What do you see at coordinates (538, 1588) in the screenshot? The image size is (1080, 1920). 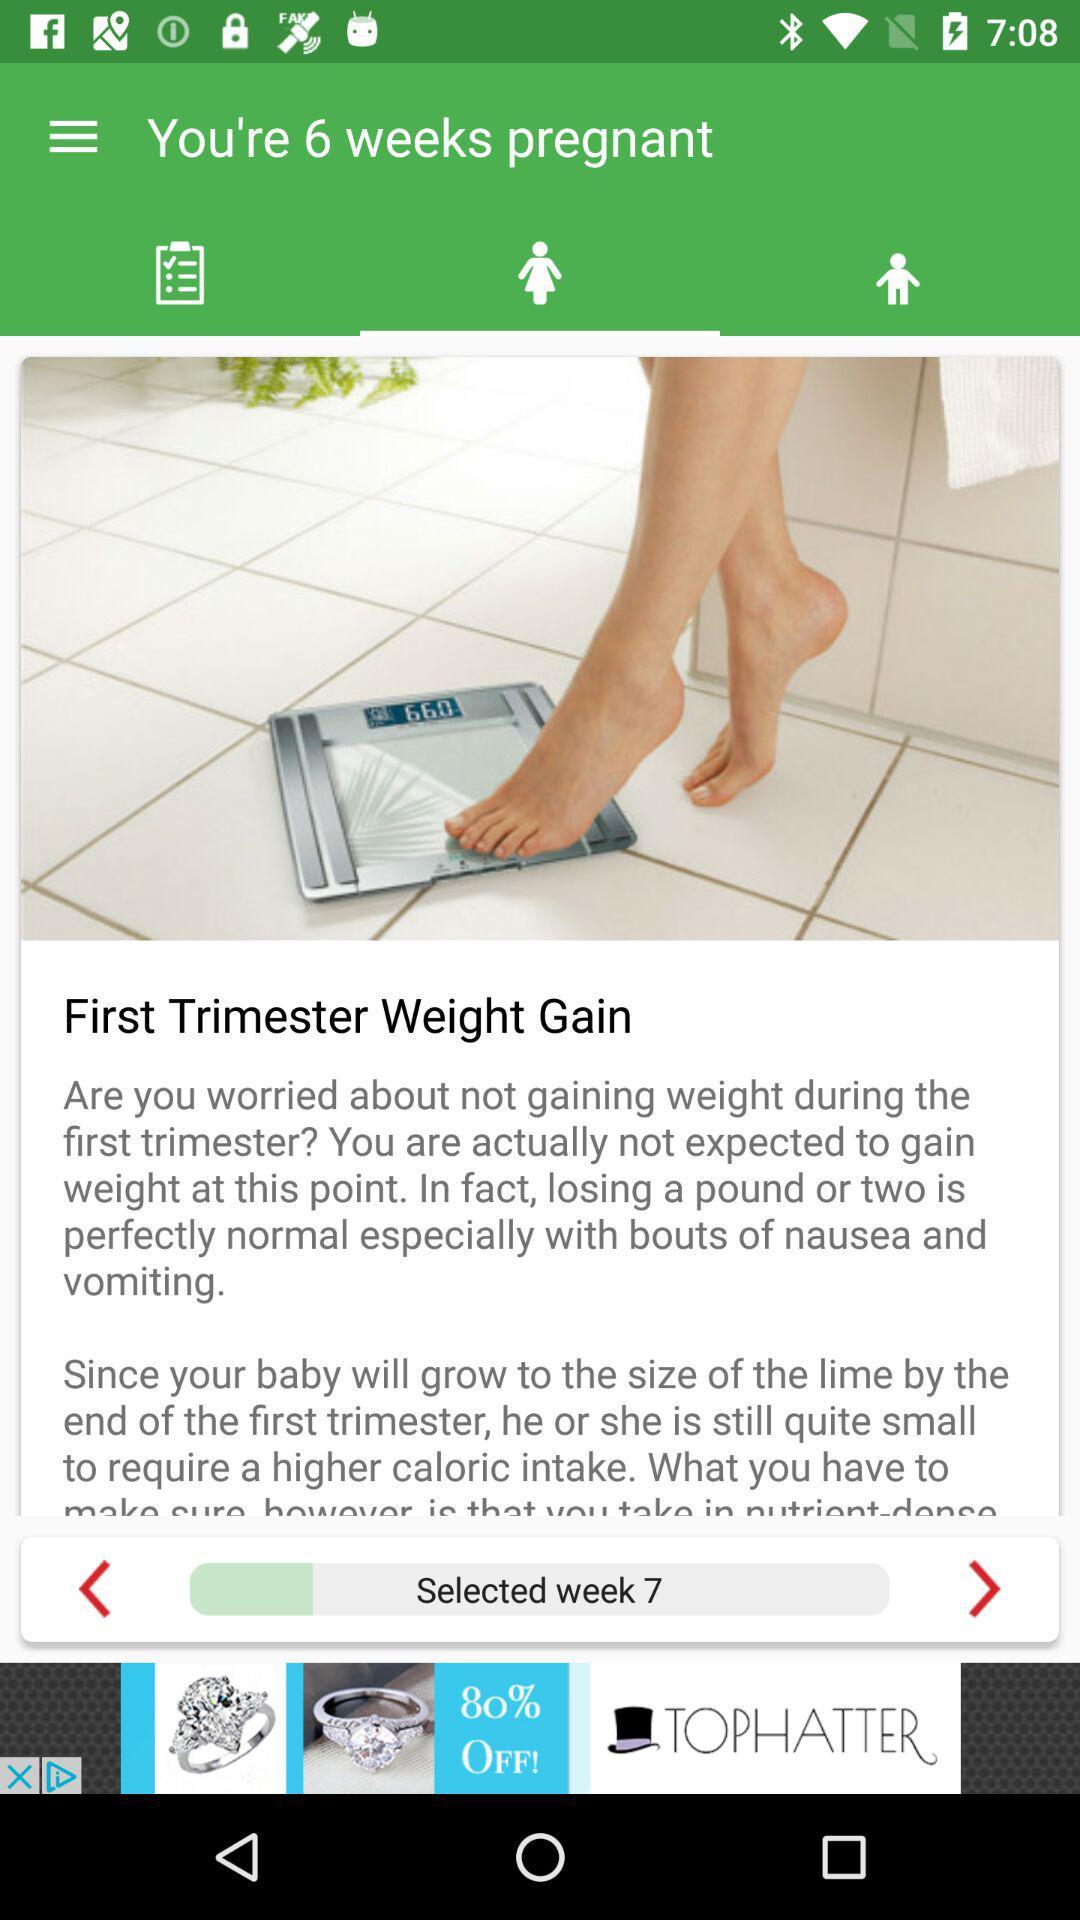 I see `week selection` at bounding box center [538, 1588].